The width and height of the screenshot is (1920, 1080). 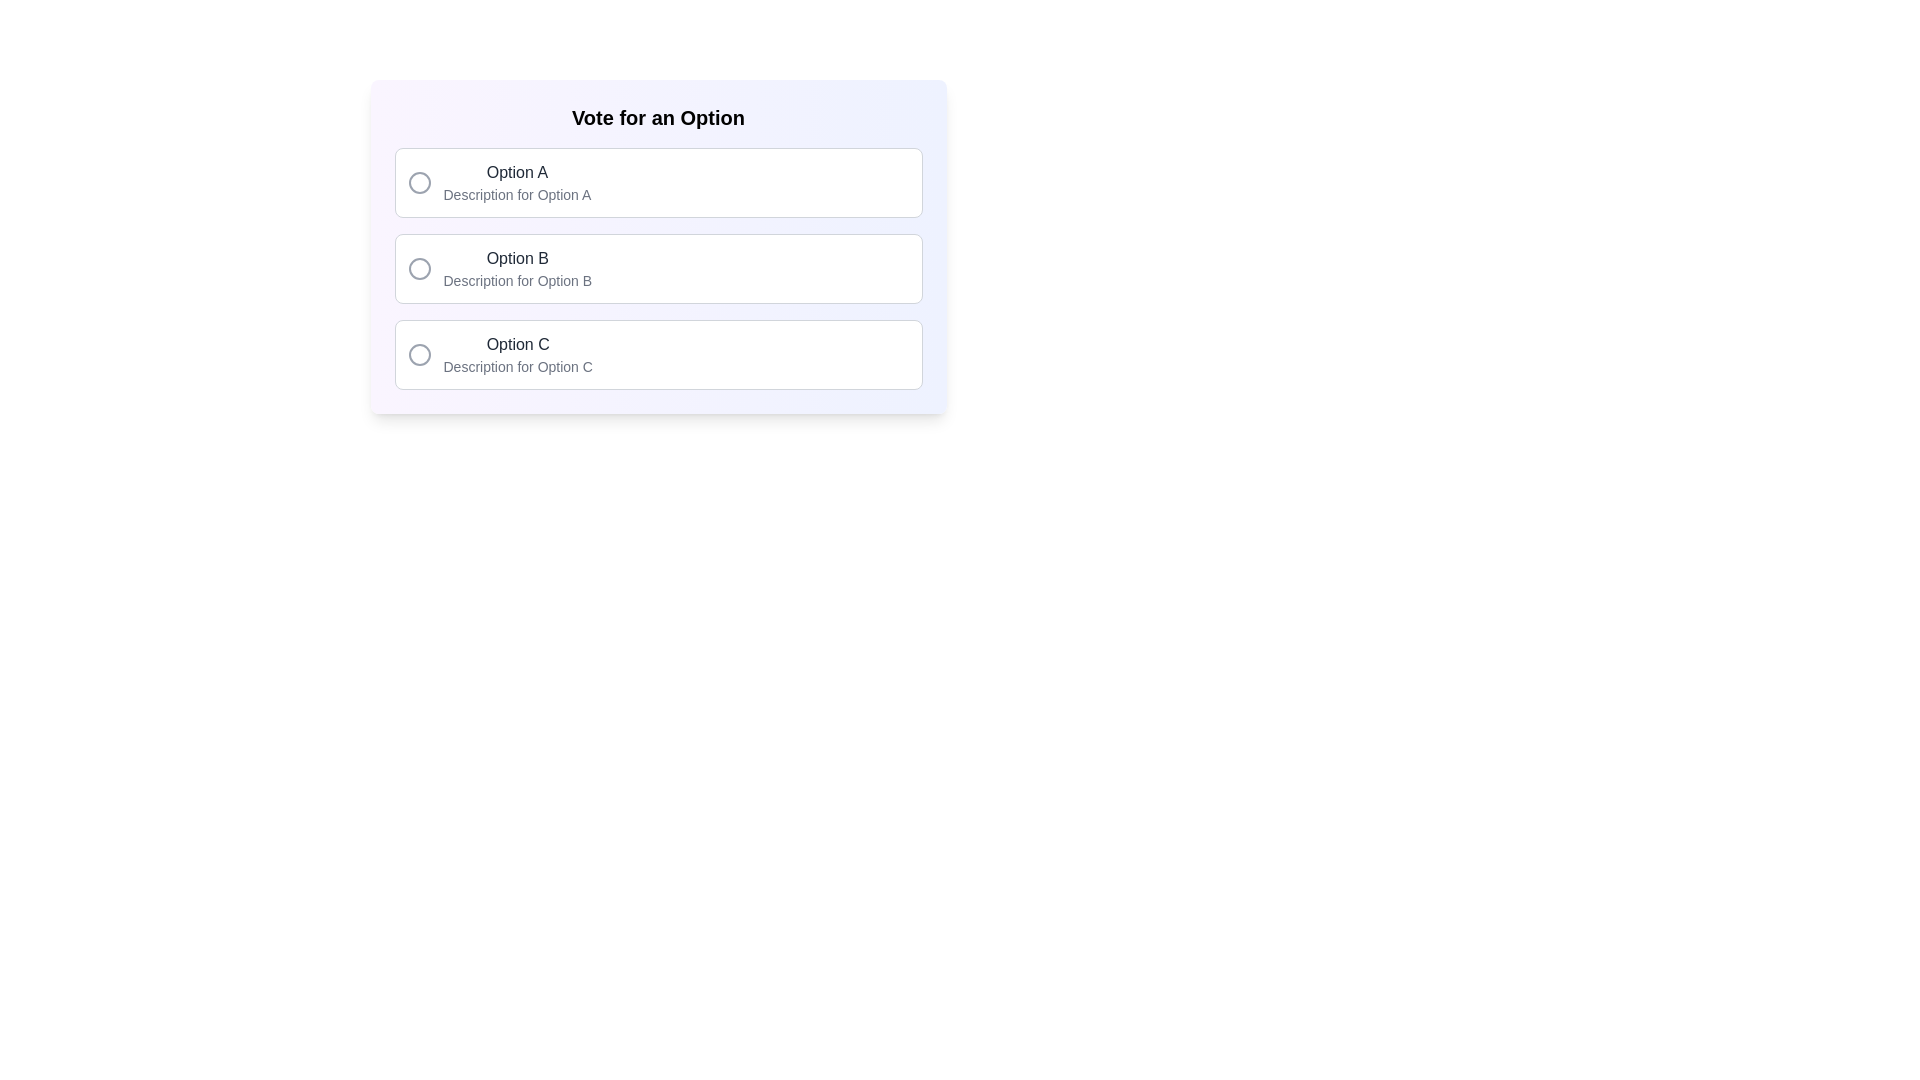 I want to click on the text label displaying 'Option C' with the description 'Description for Option C', which is the third element in a vertical list of options, so click(x=518, y=353).